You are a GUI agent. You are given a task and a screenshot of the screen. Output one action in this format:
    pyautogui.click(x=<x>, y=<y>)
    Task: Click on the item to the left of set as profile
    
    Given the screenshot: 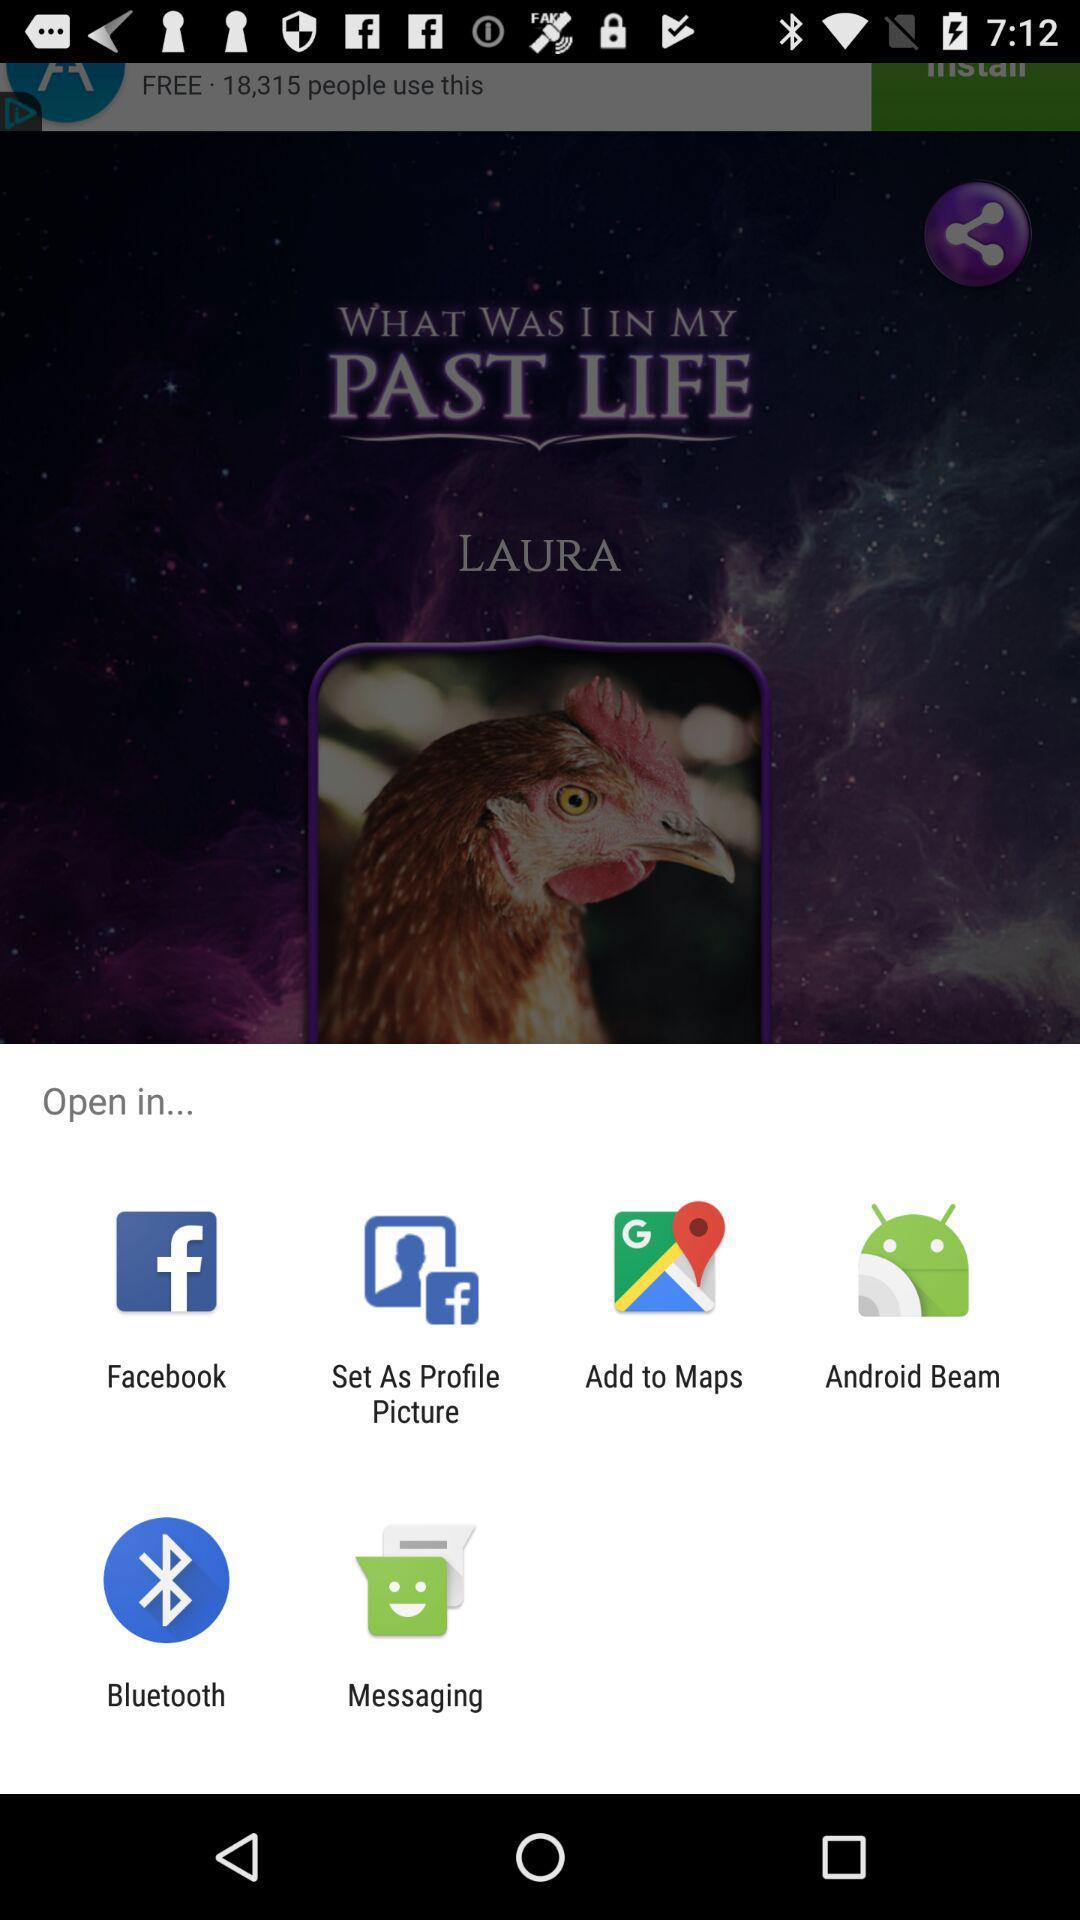 What is the action you would take?
    pyautogui.click(x=165, y=1392)
    